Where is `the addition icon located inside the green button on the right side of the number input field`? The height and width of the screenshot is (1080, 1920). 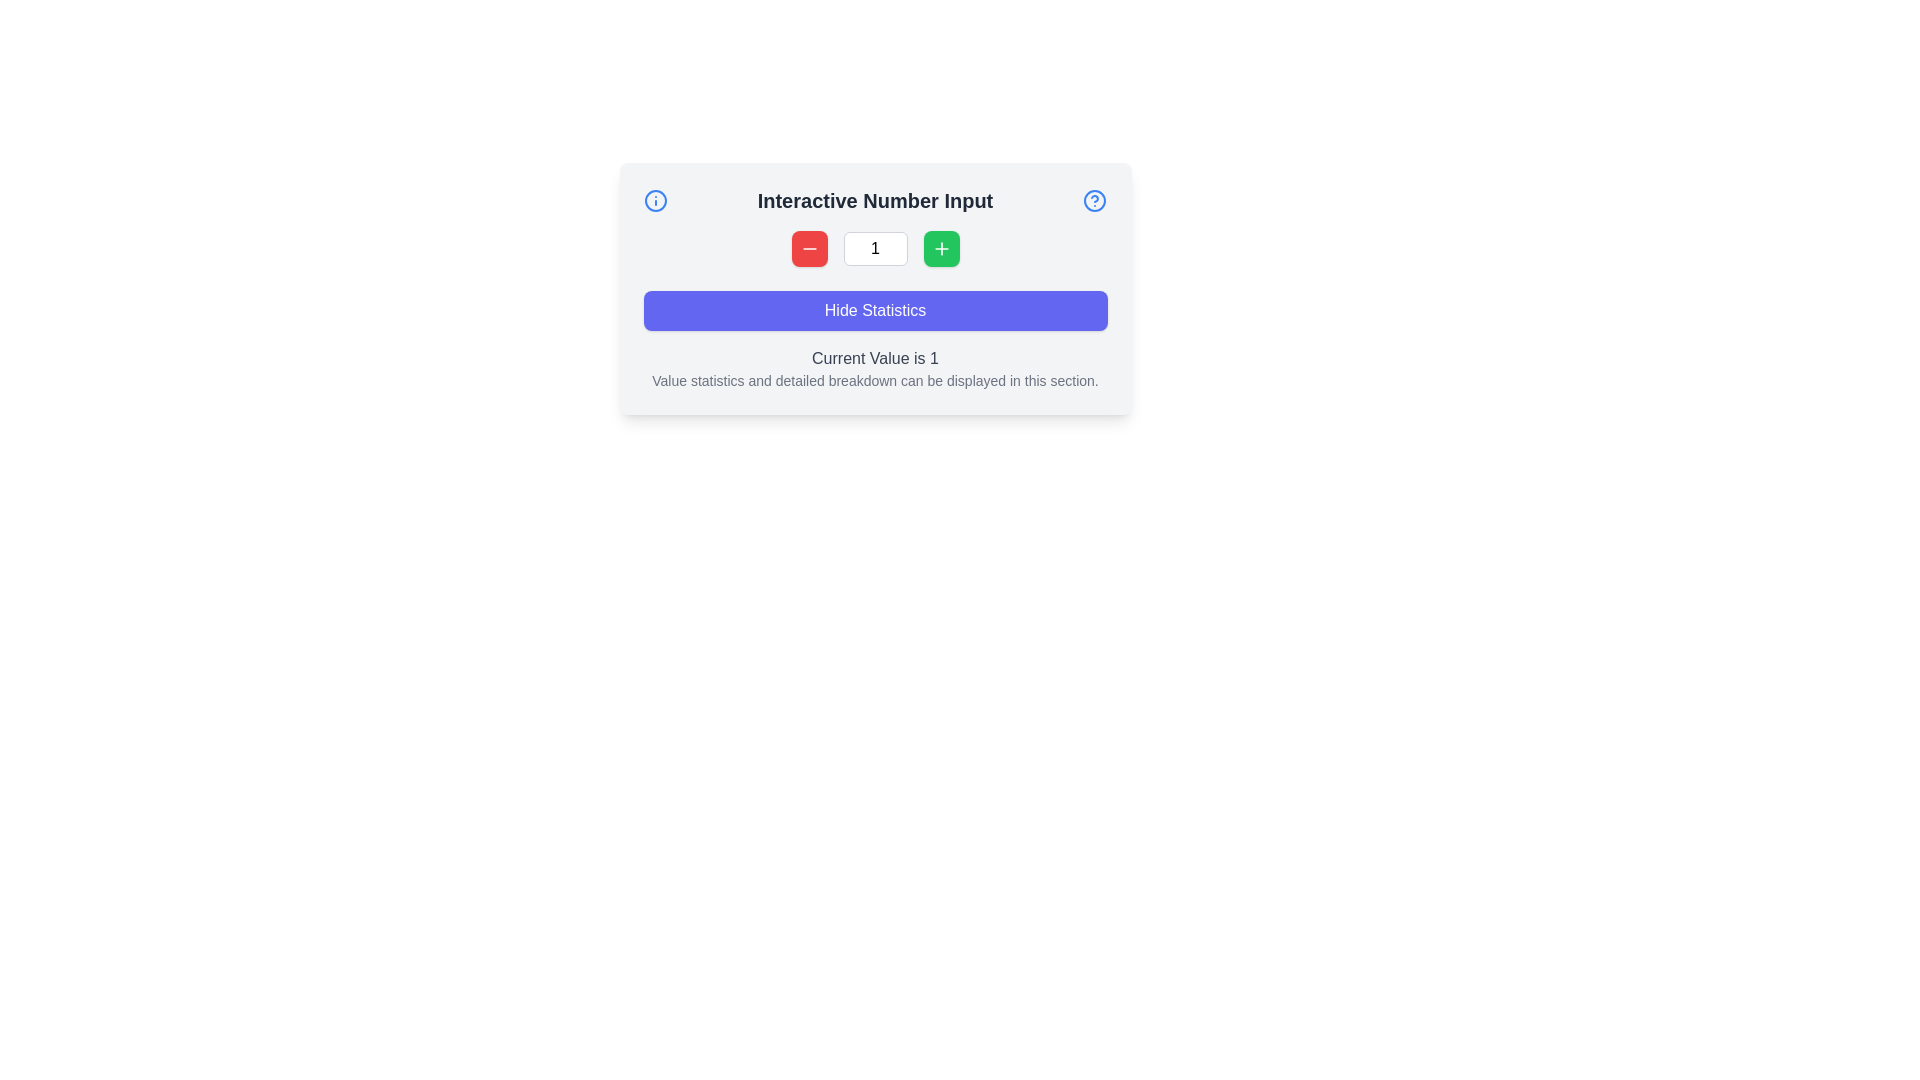
the addition icon located inside the green button on the right side of the number input field is located at coordinates (940, 248).